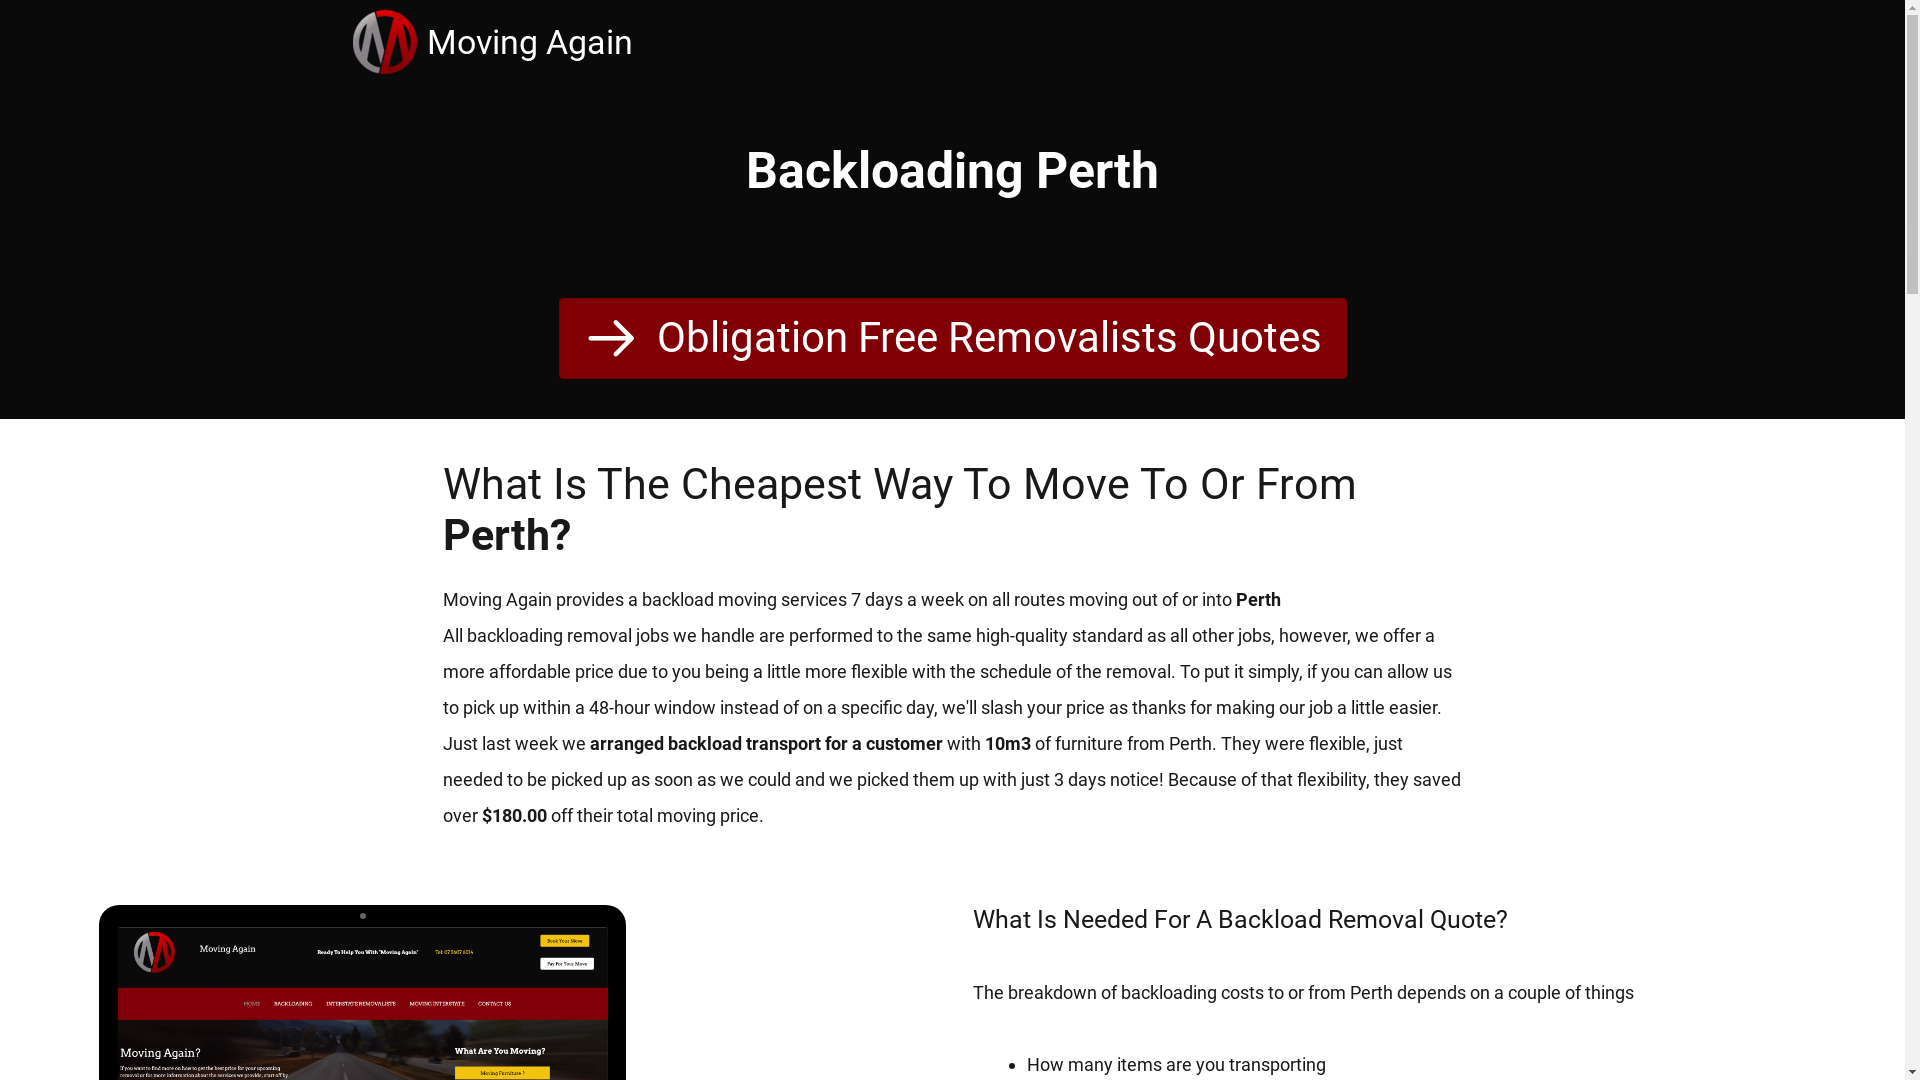  What do you see at coordinates (557, 337) in the screenshot?
I see `'Obligation Free Removalists Quotes'` at bounding box center [557, 337].